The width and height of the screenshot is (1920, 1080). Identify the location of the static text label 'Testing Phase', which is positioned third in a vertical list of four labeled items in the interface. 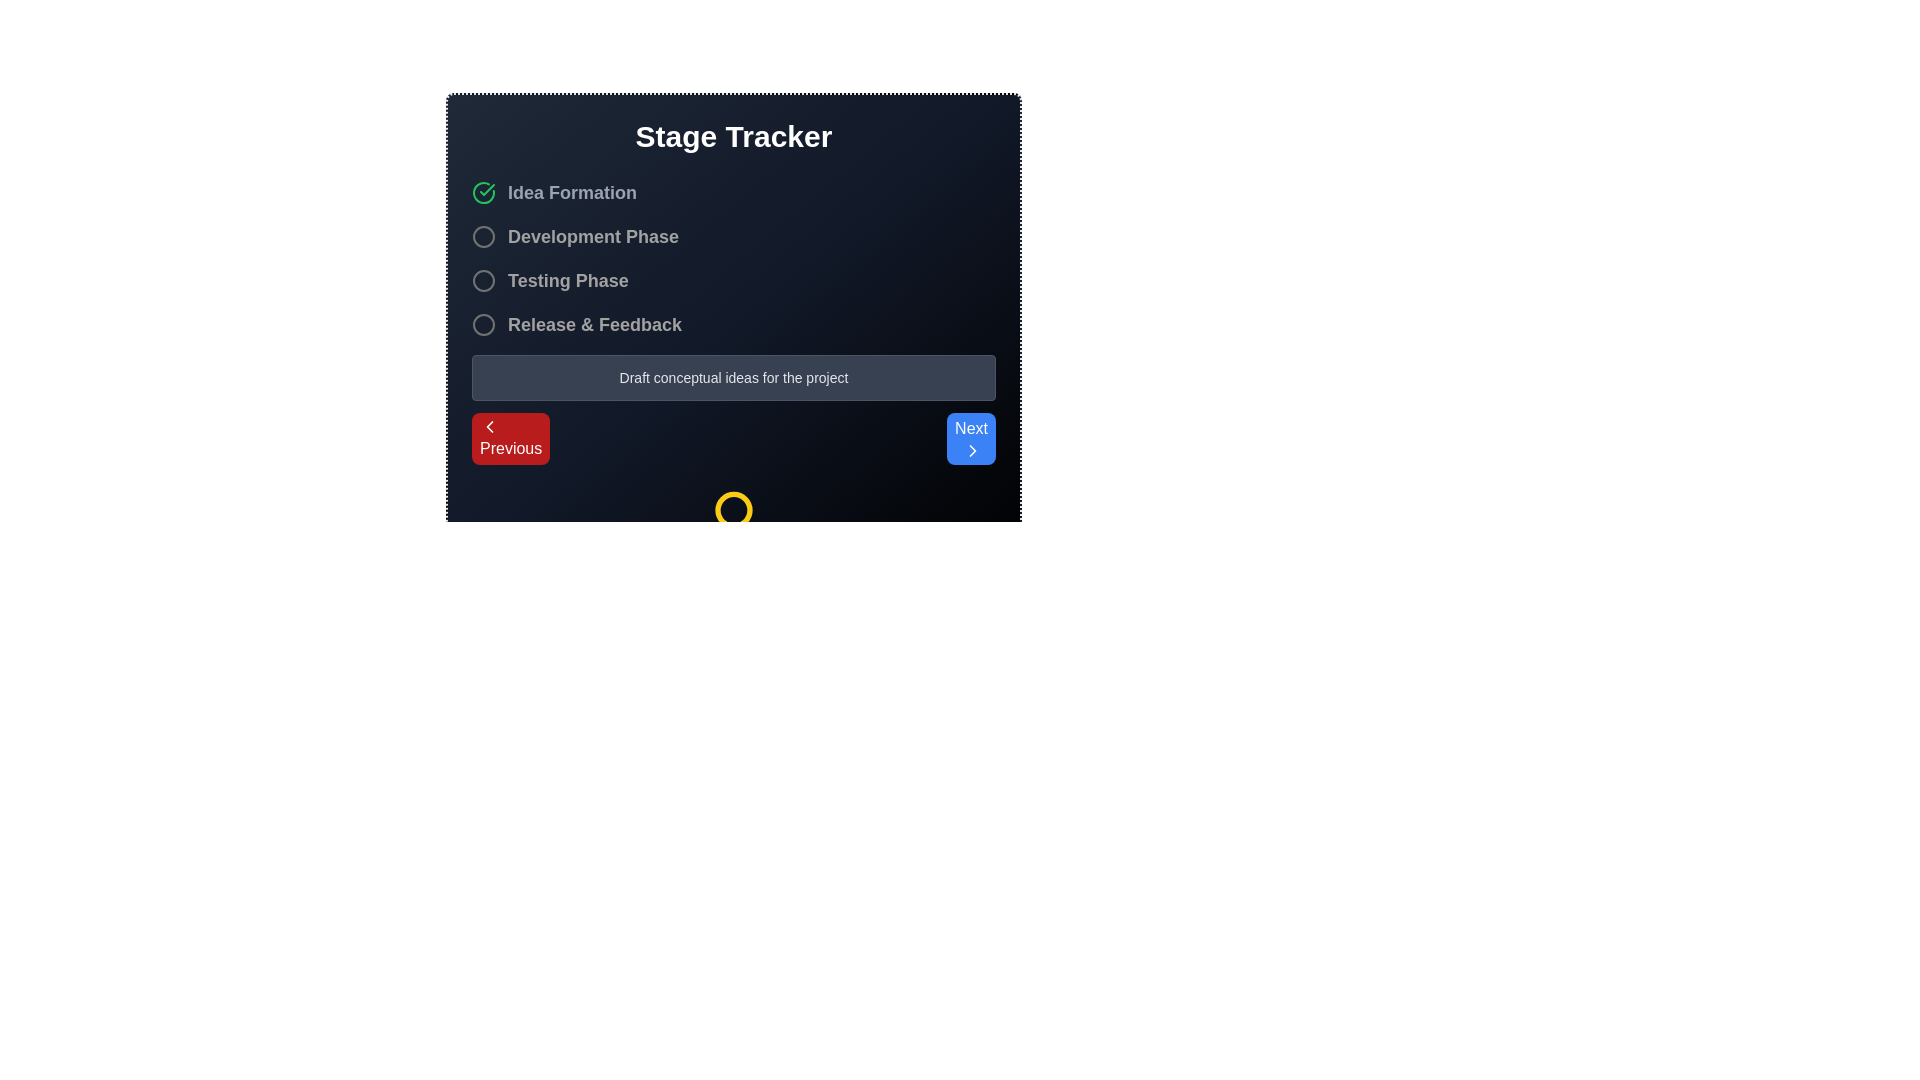
(567, 281).